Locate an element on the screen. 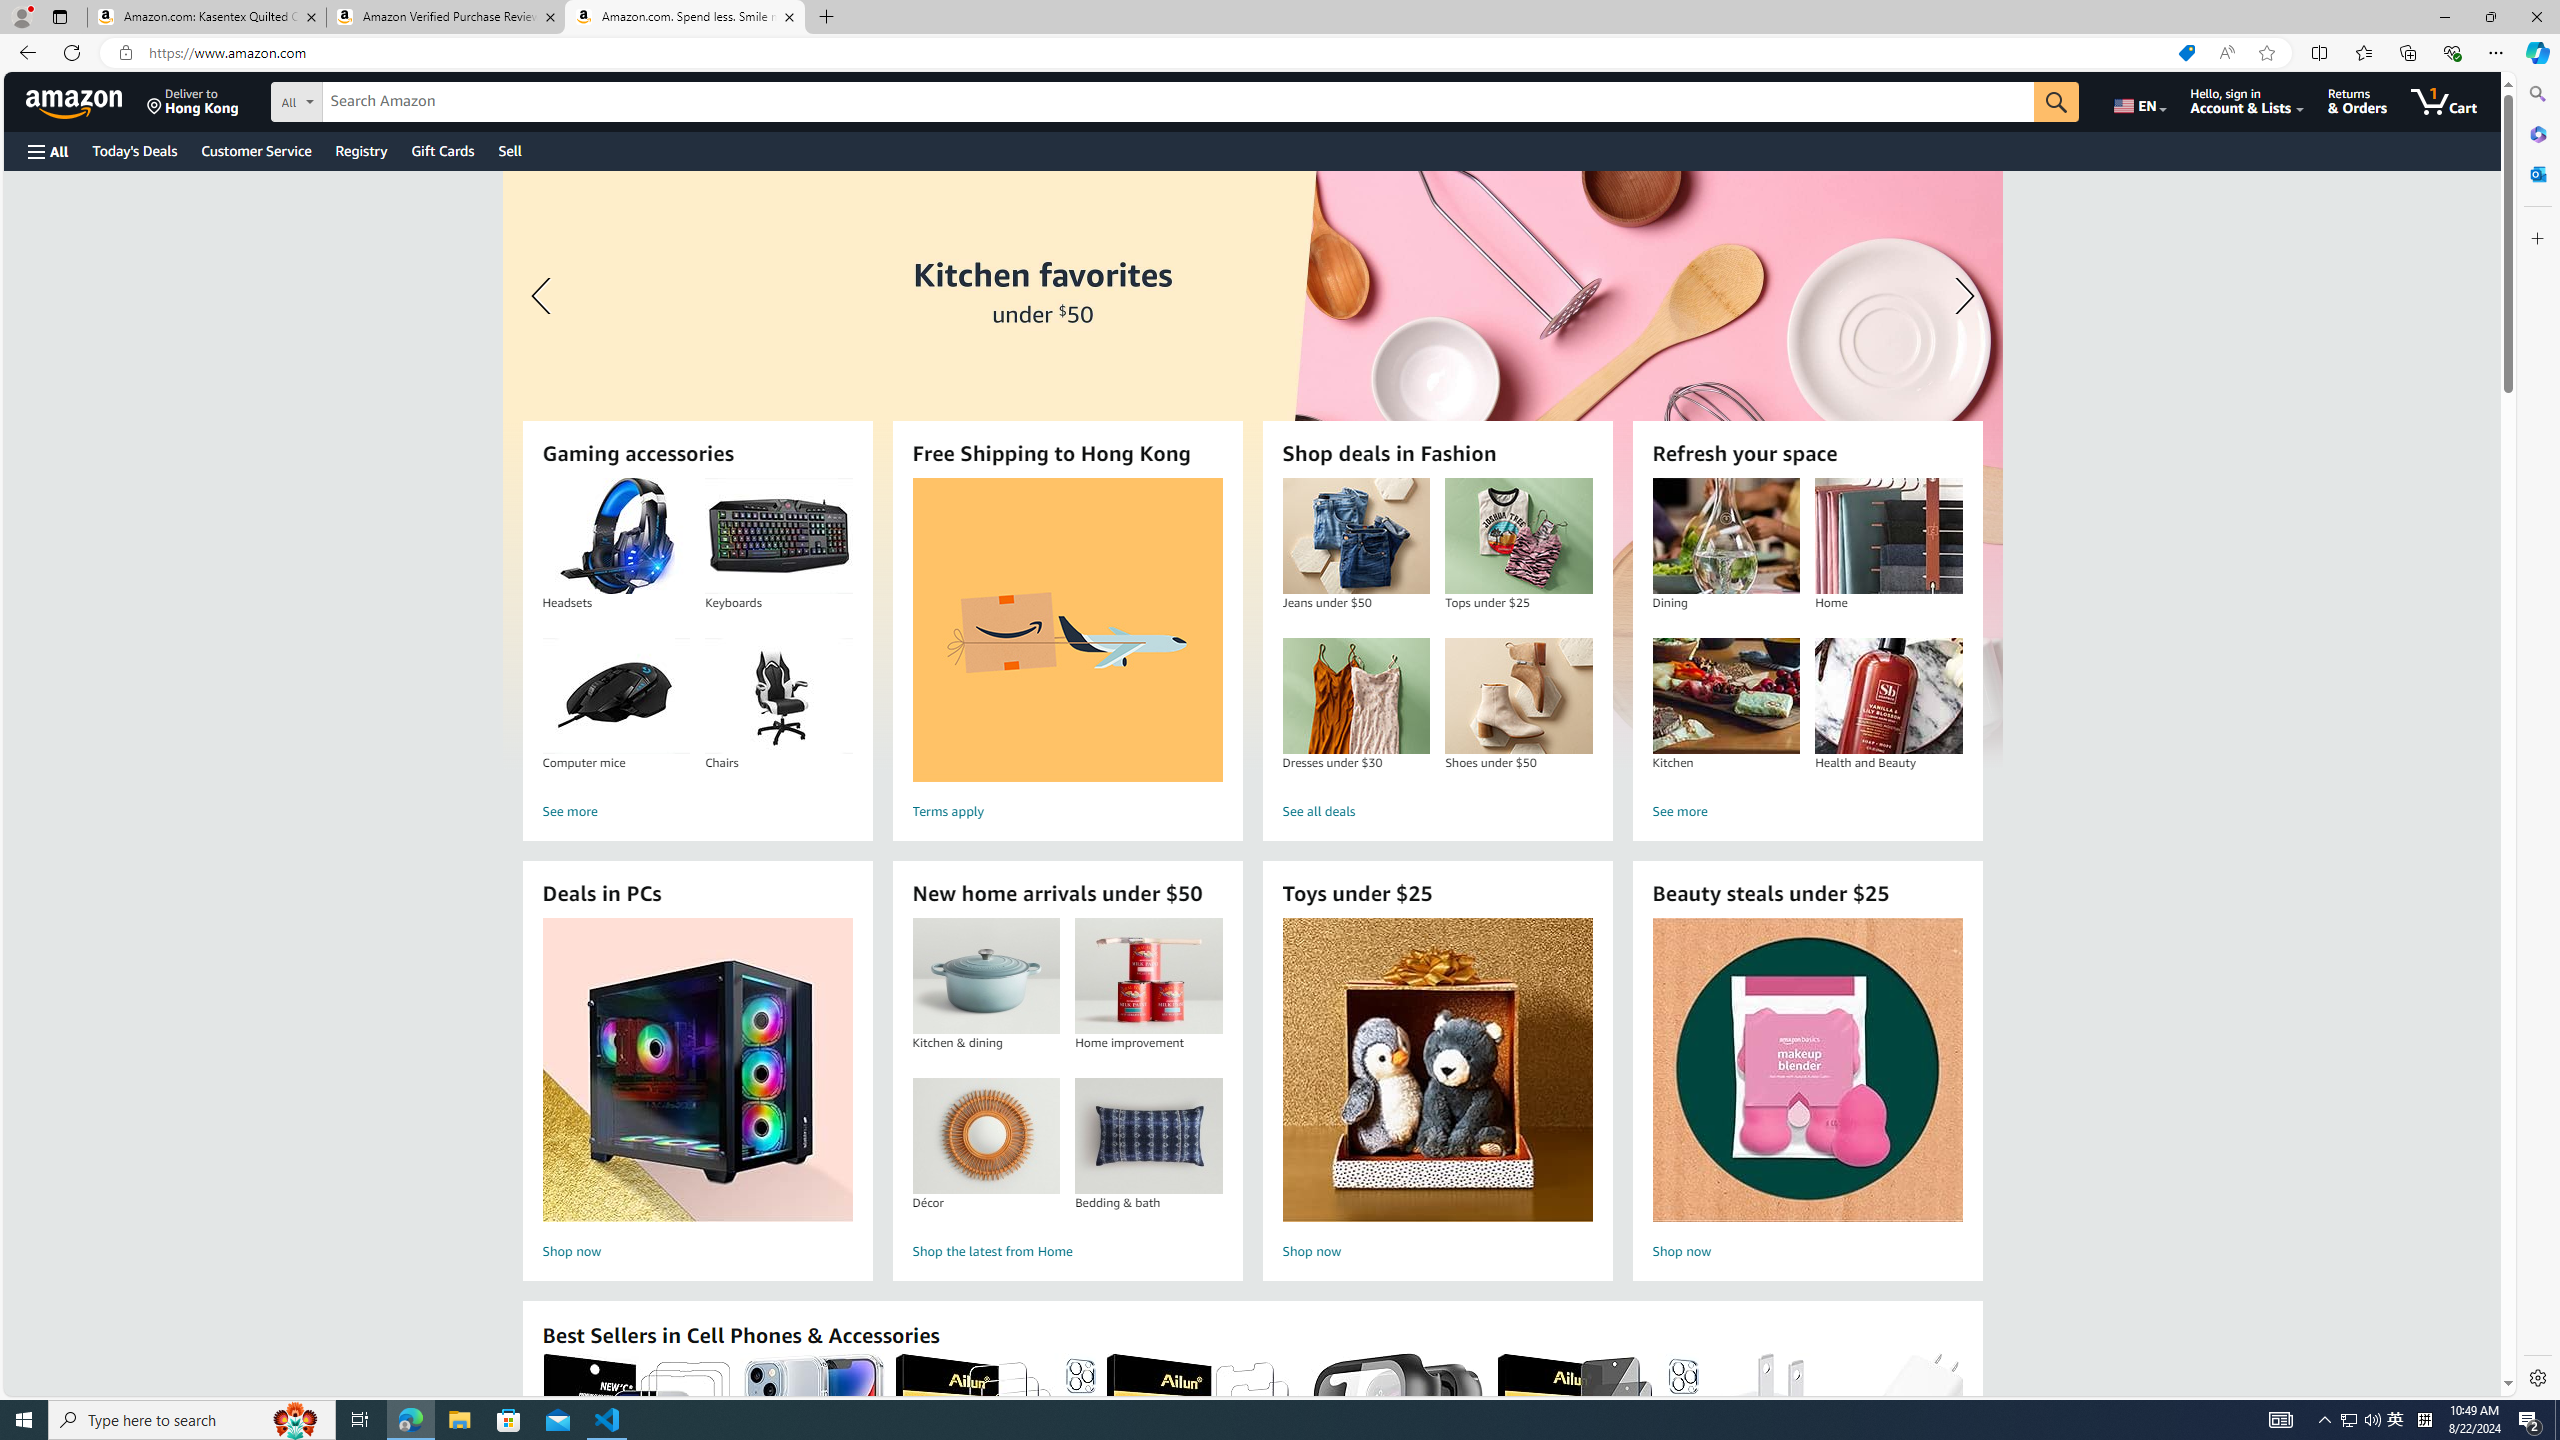  'Shoes under $50' is located at coordinates (1519, 696).